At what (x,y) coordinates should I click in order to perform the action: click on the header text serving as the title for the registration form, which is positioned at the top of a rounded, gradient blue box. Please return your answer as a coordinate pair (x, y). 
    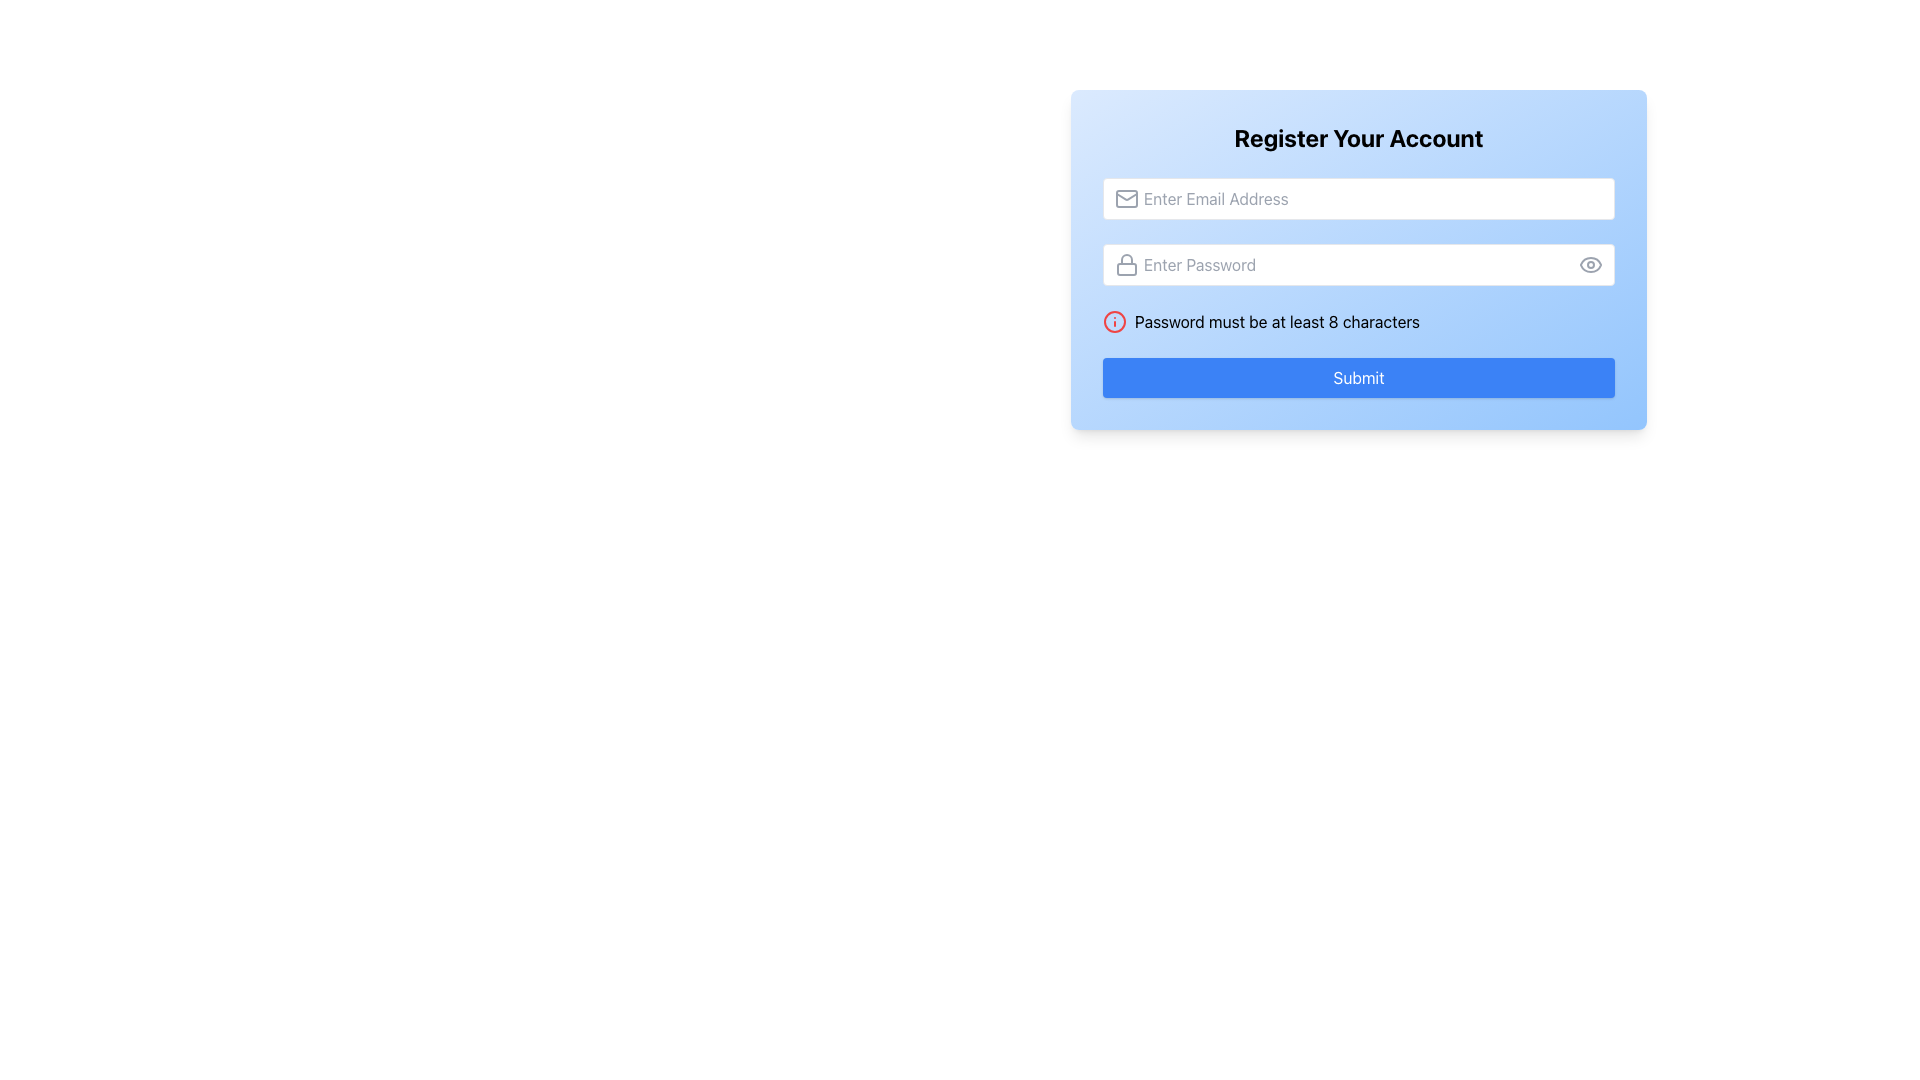
    Looking at the image, I should click on (1358, 137).